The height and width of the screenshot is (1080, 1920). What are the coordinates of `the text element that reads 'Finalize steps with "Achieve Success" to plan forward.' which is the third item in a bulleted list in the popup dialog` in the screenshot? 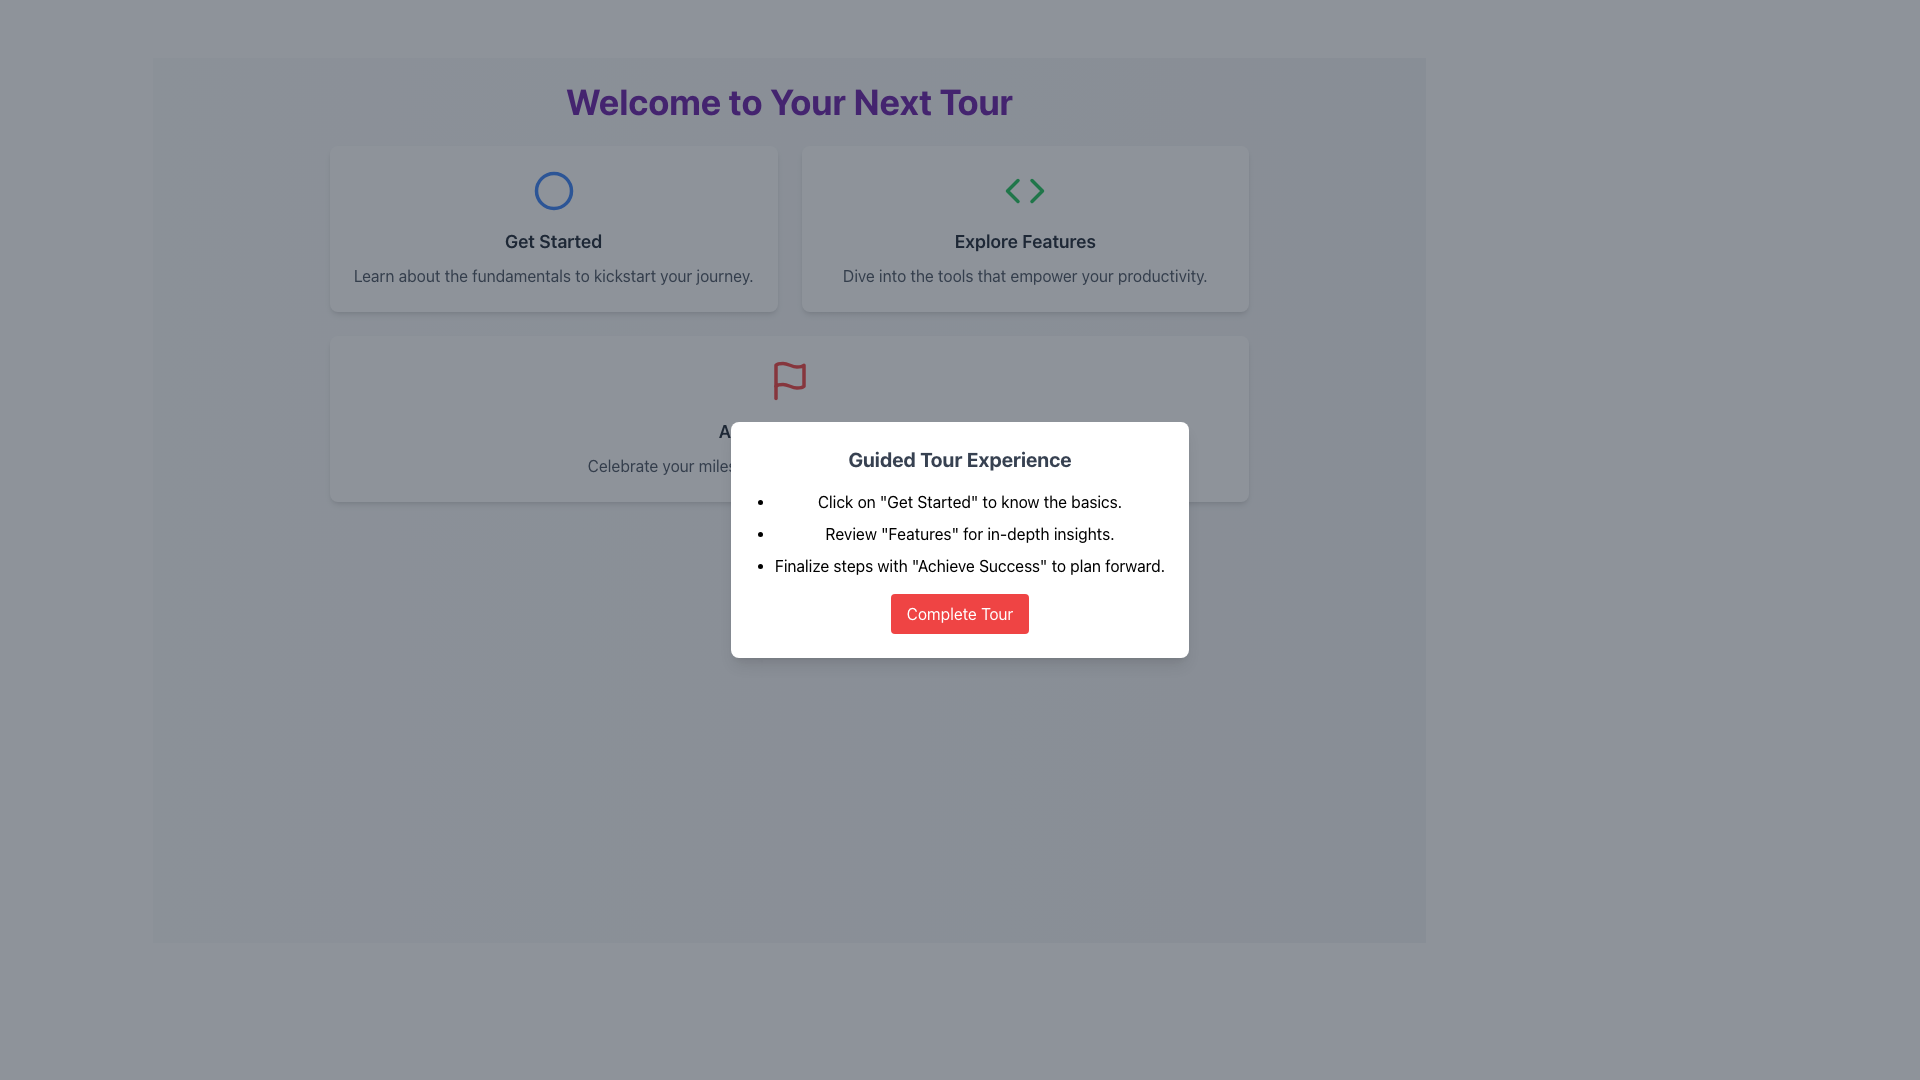 It's located at (969, 566).